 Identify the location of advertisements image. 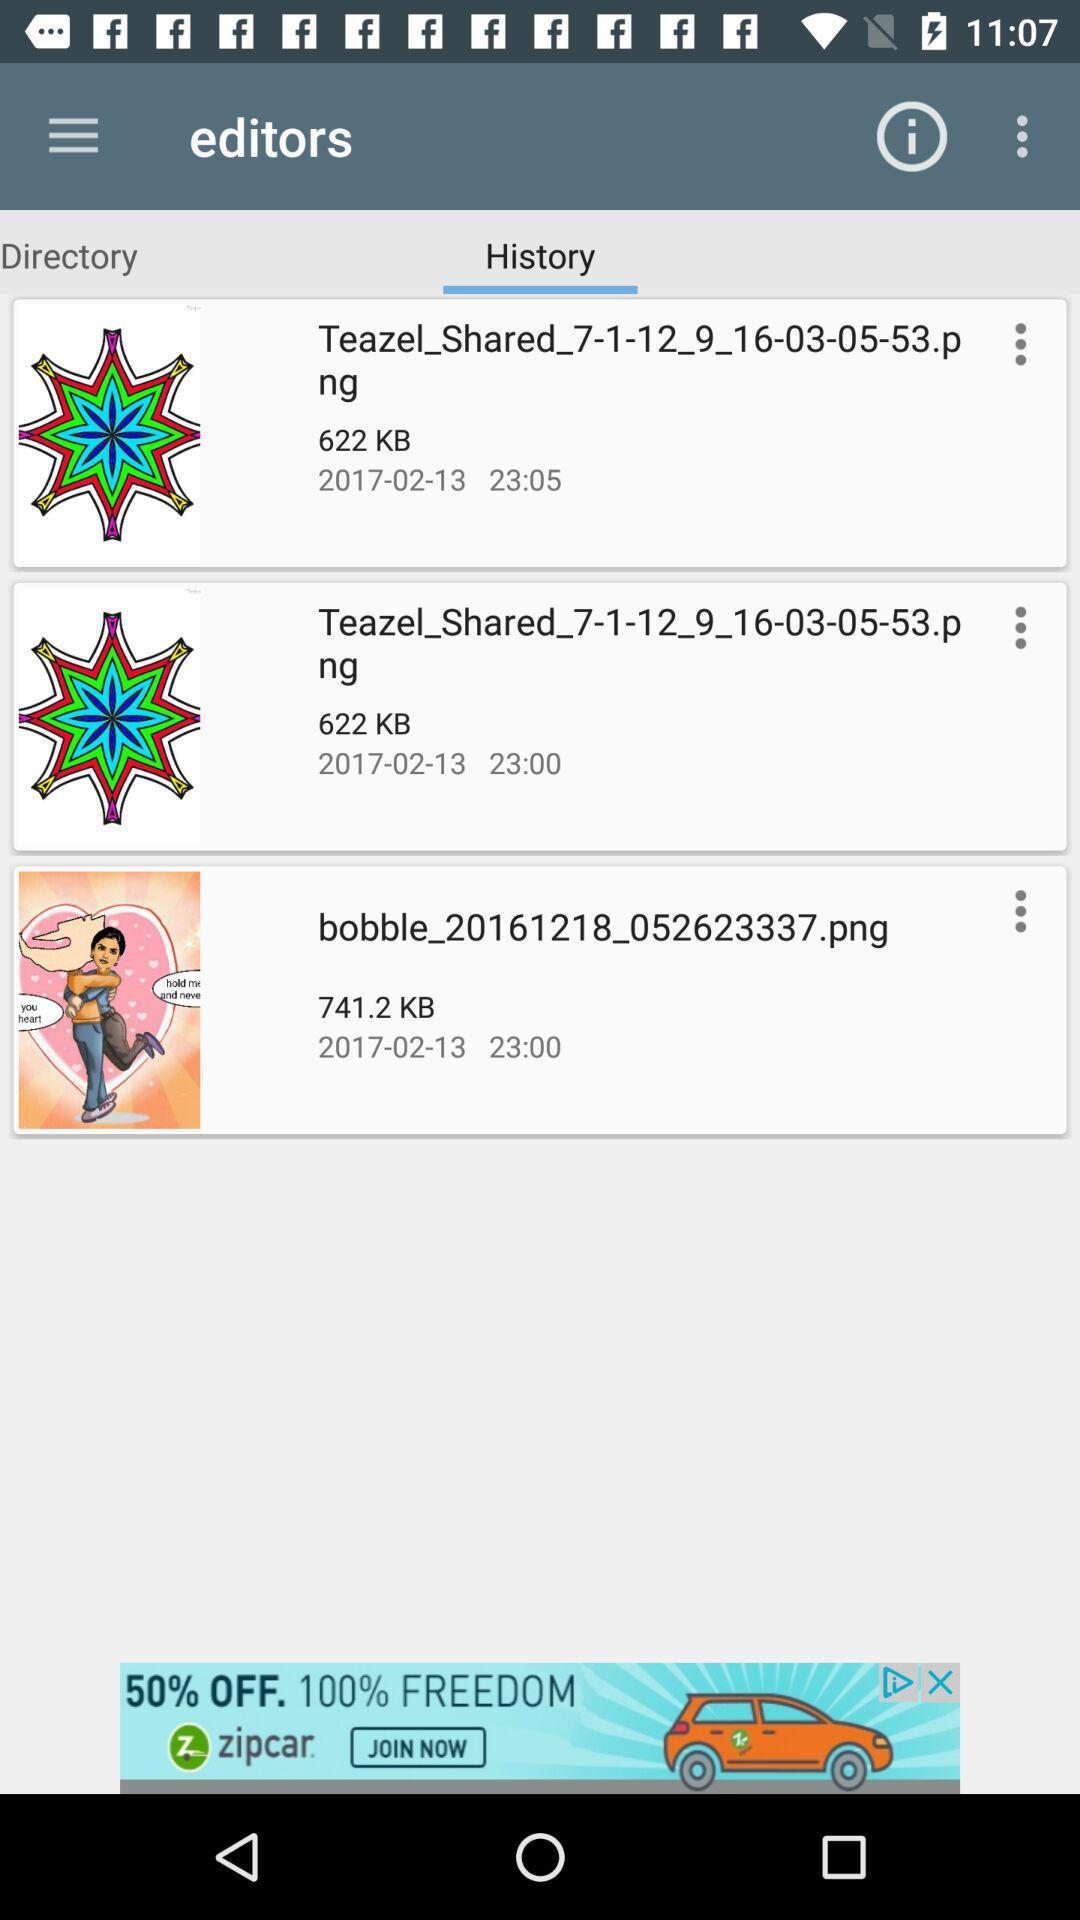
(540, 1727).